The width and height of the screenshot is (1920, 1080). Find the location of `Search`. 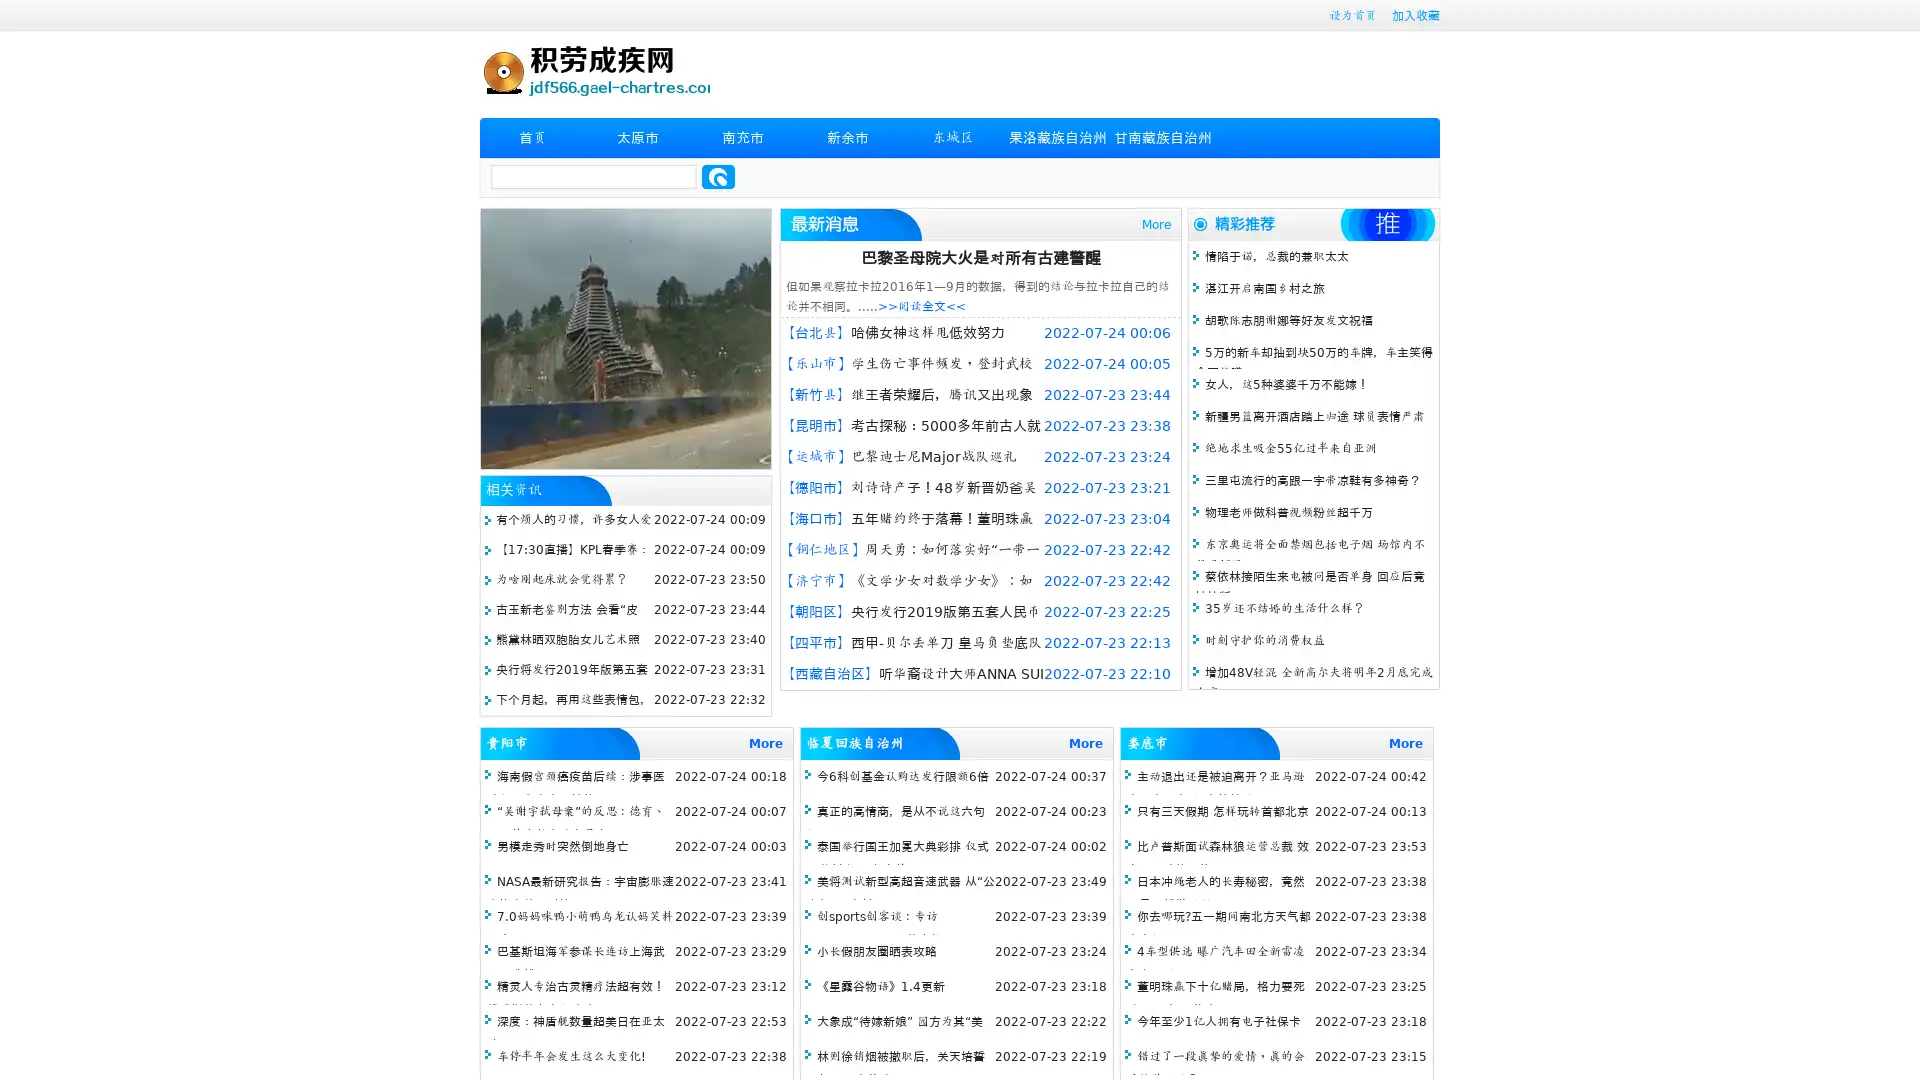

Search is located at coordinates (718, 176).